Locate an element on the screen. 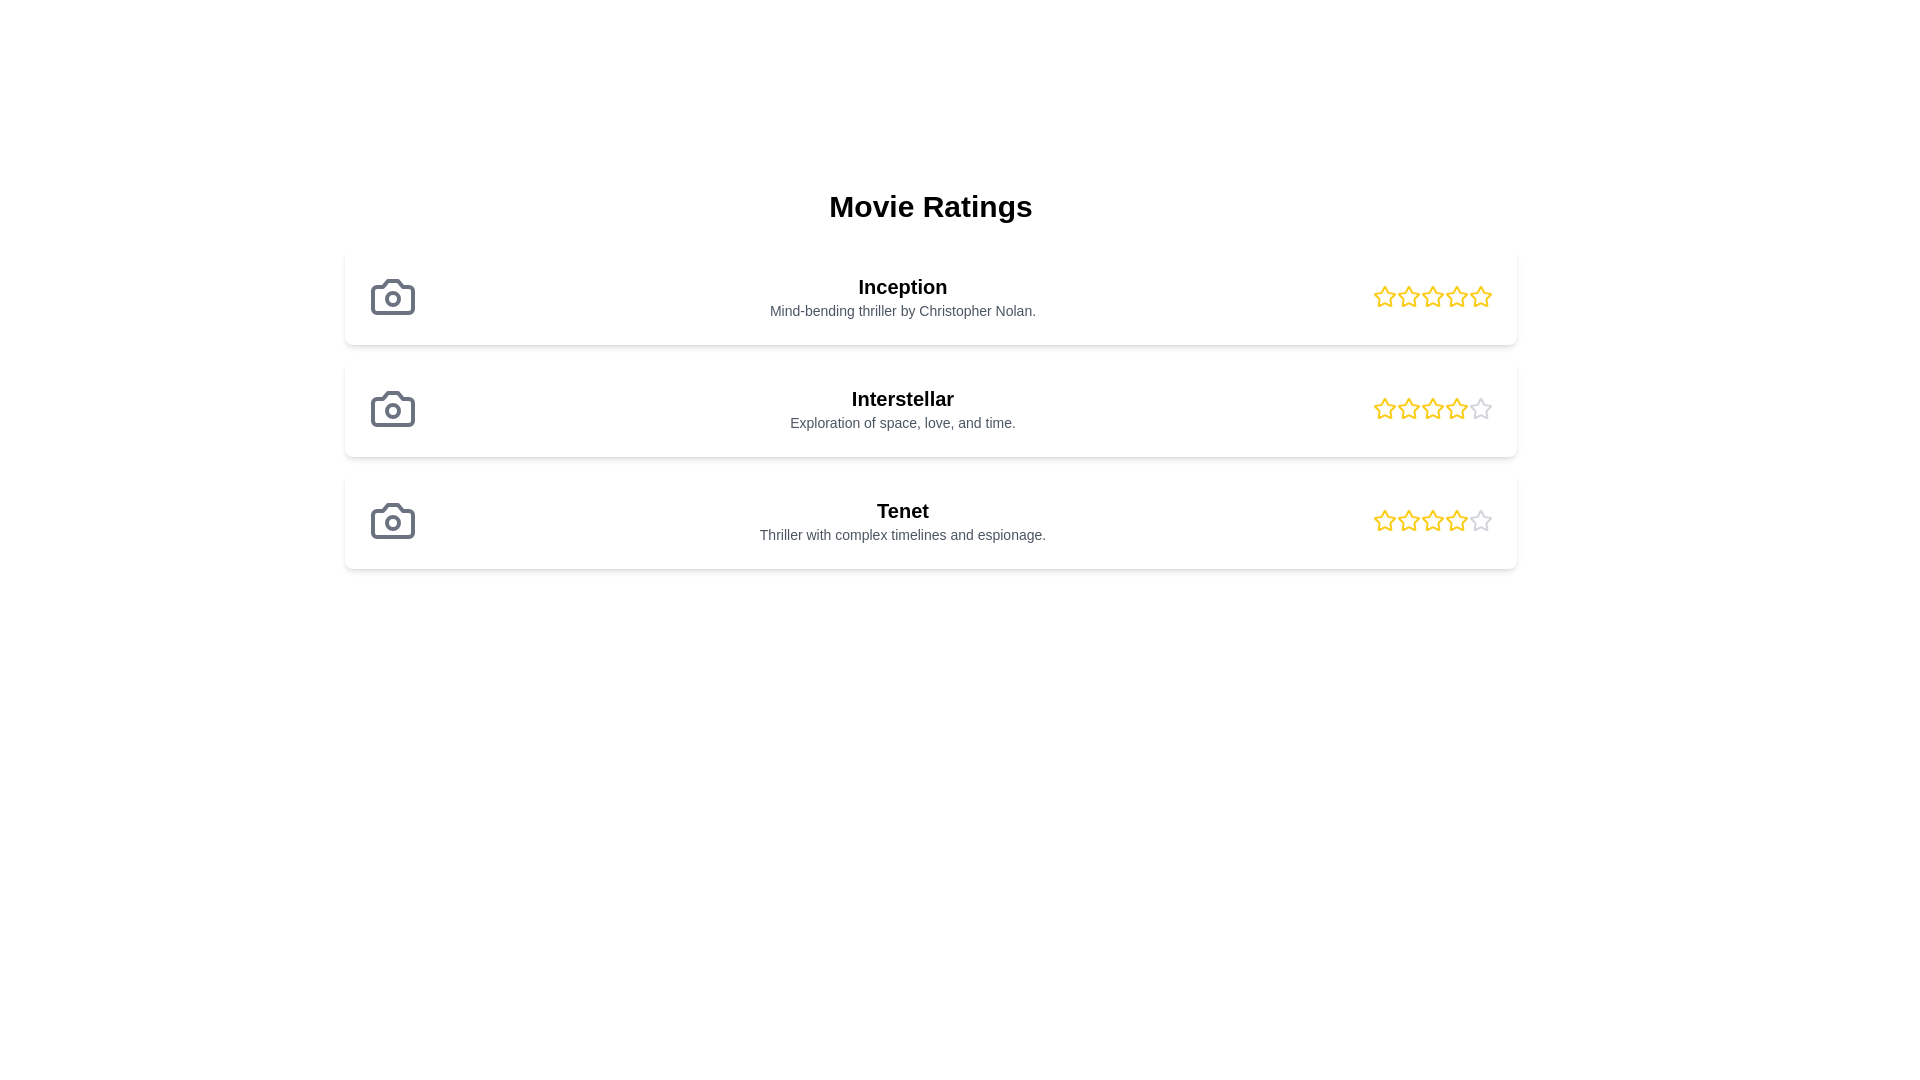 The width and height of the screenshot is (1920, 1080). the active yellow star icon, which represents the 5th star in the rating group for 'Inception's' ratings is located at coordinates (1481, 297).